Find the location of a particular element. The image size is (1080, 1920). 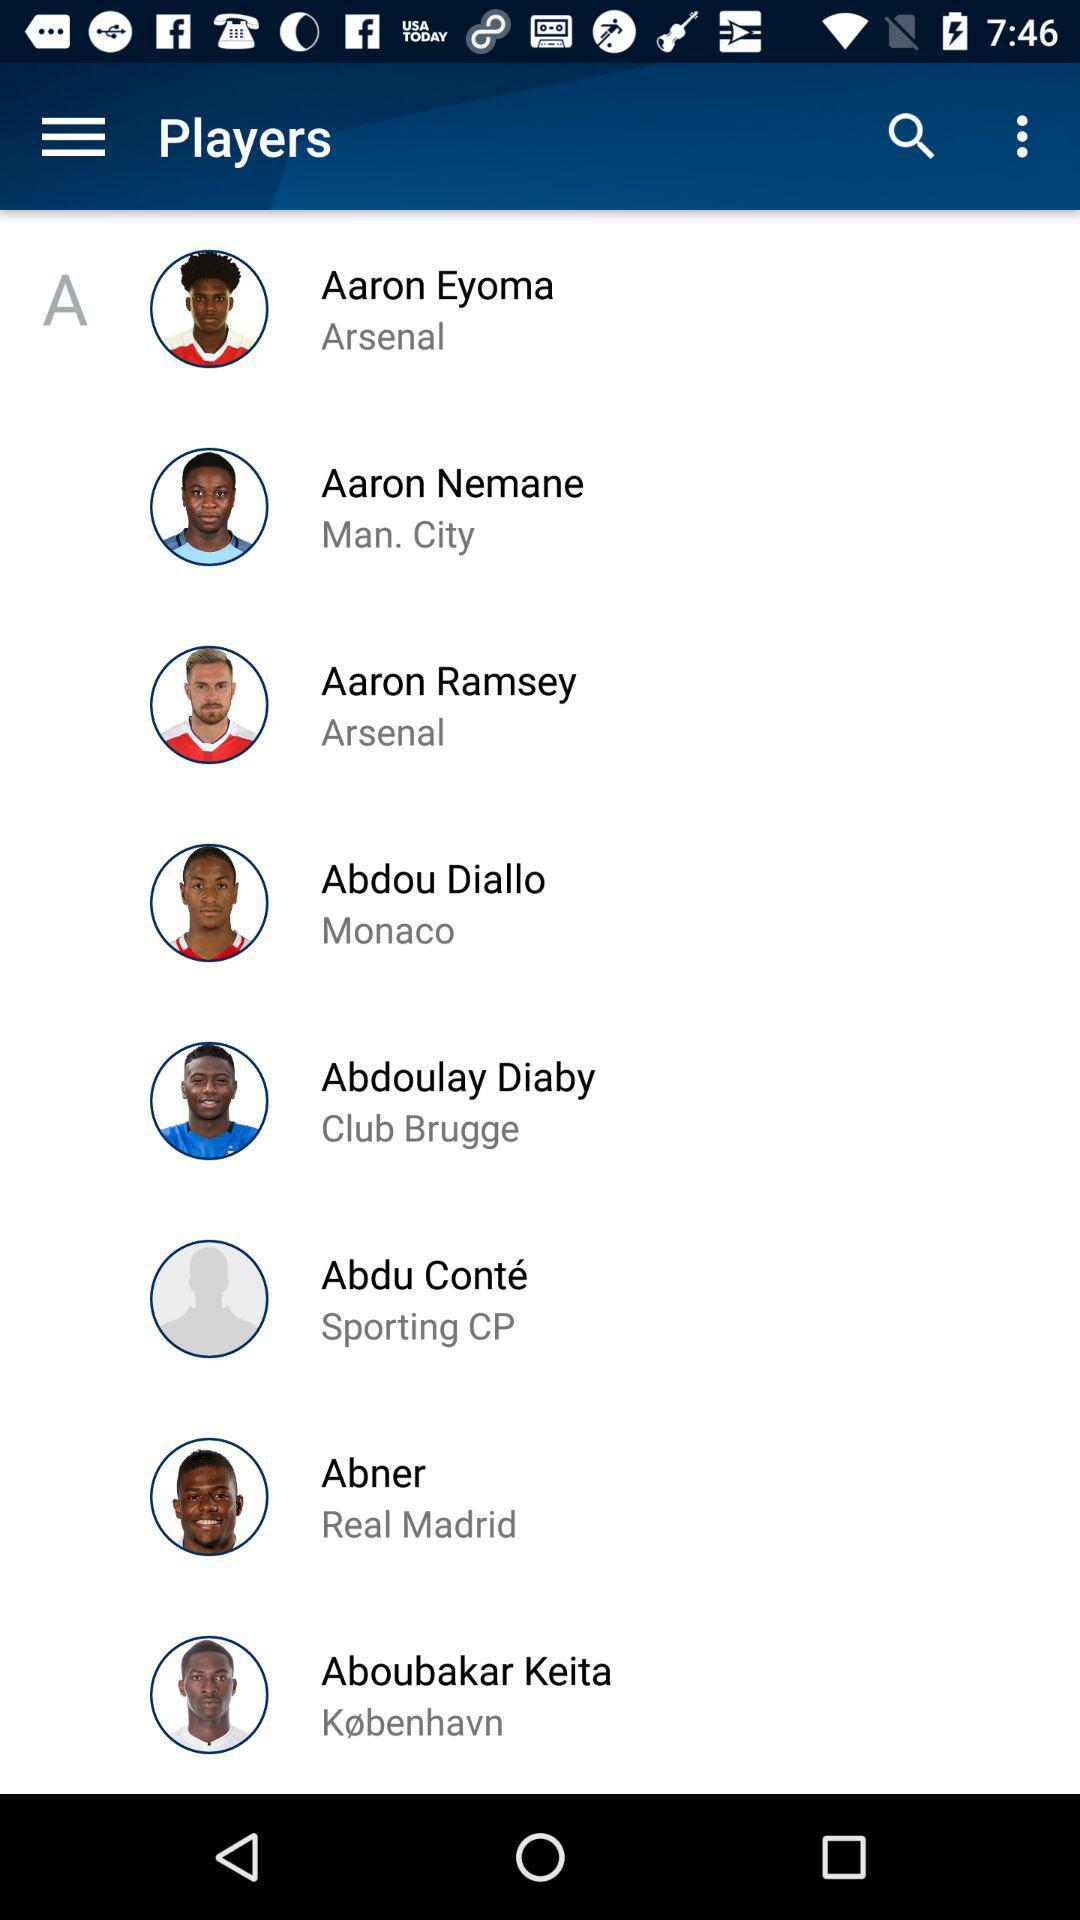

the image which is aaron eyoma is located at coordinates (209, 307).